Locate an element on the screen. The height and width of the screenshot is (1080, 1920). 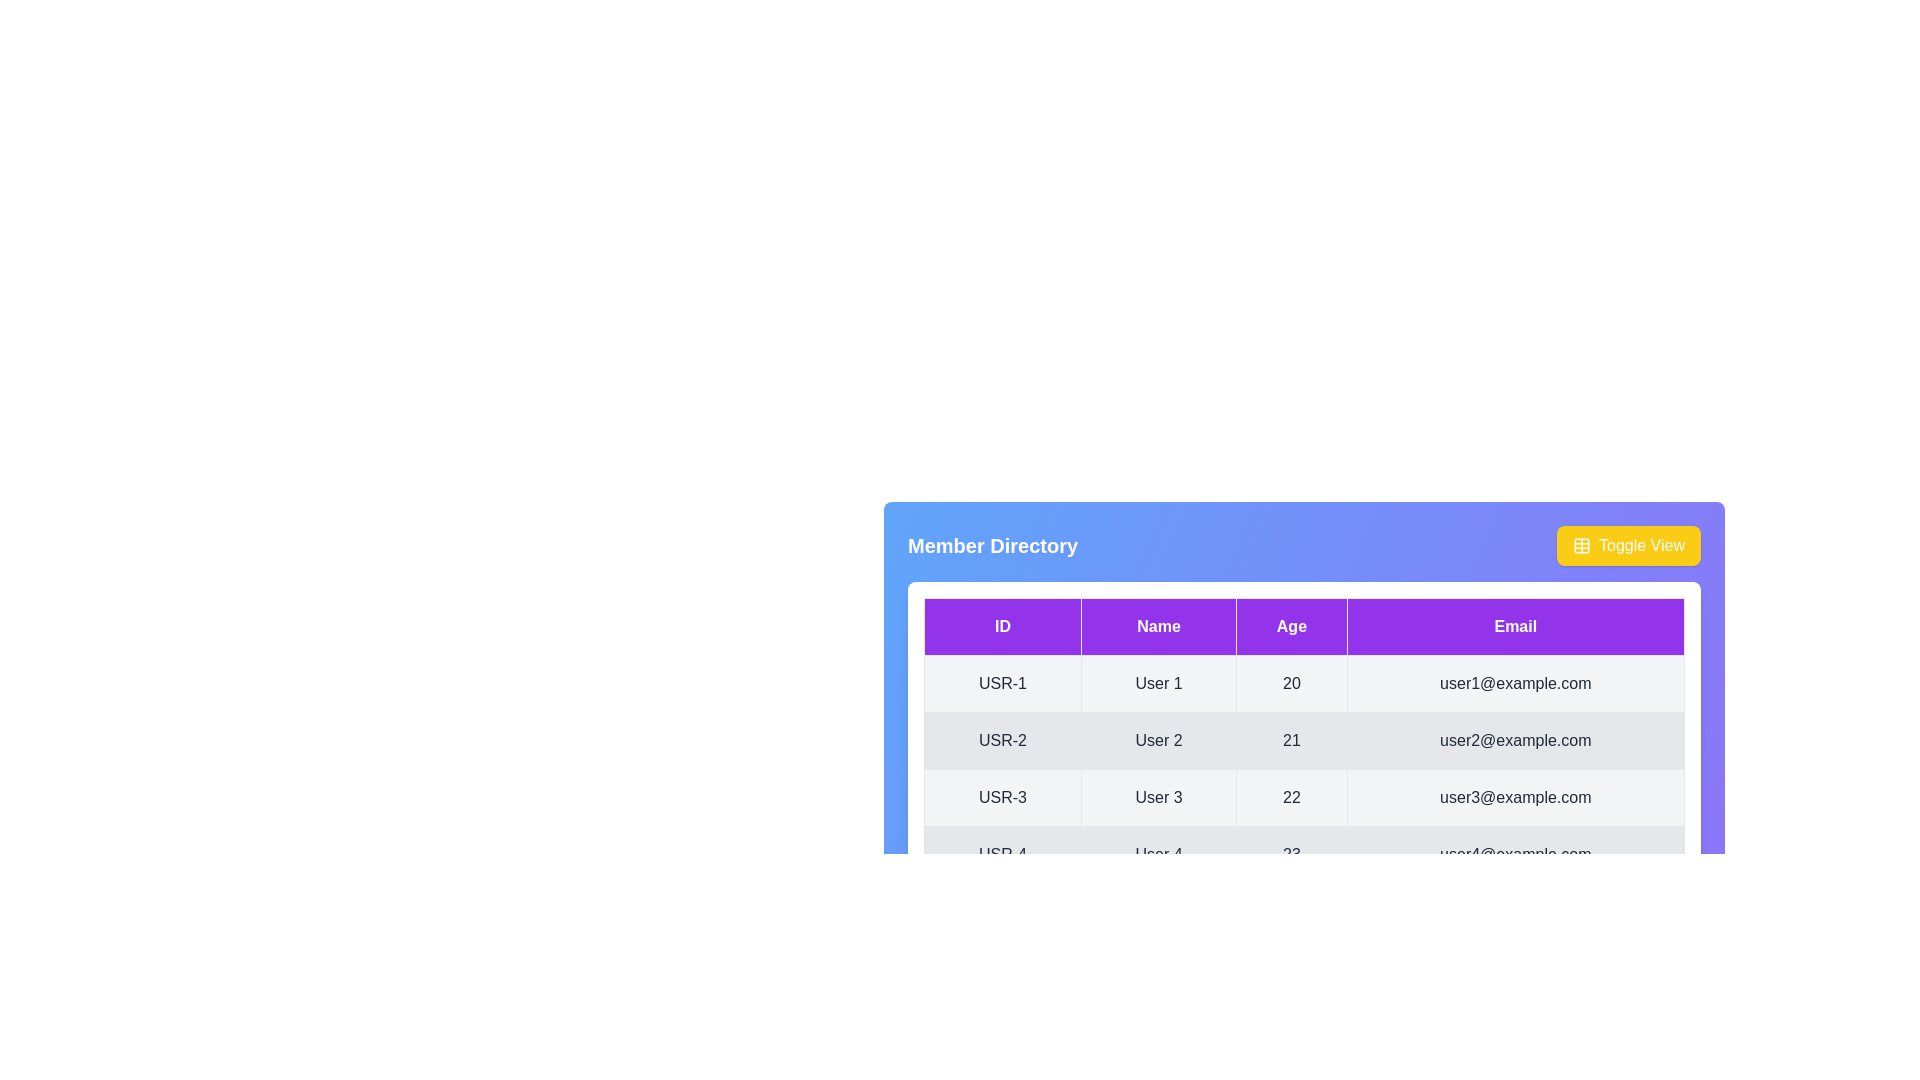
the column header Age to sort the table by that column is located at coordinates (1291, 626).